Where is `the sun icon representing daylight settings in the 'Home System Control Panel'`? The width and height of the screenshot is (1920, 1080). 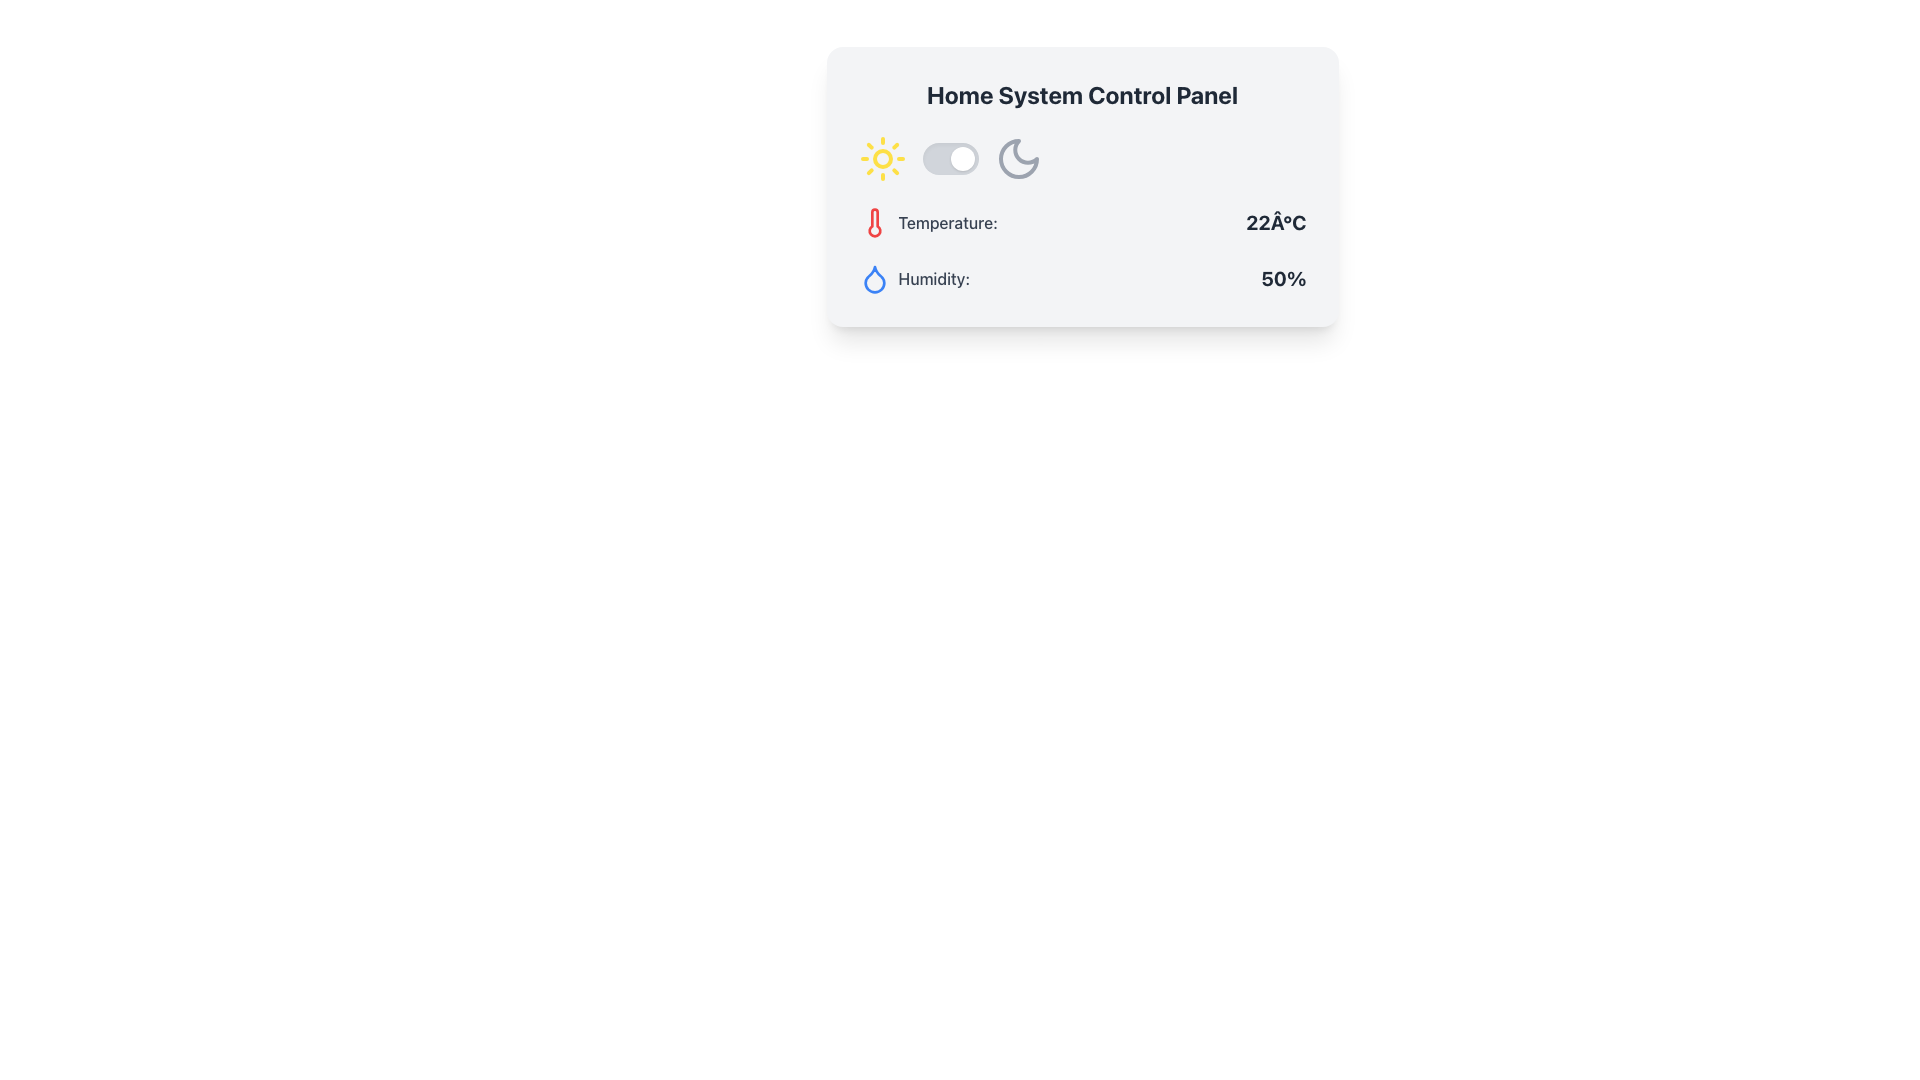
the sun icon representing daylight settings in the 'Home System Control Panel' is located at coordinates (881, 157).